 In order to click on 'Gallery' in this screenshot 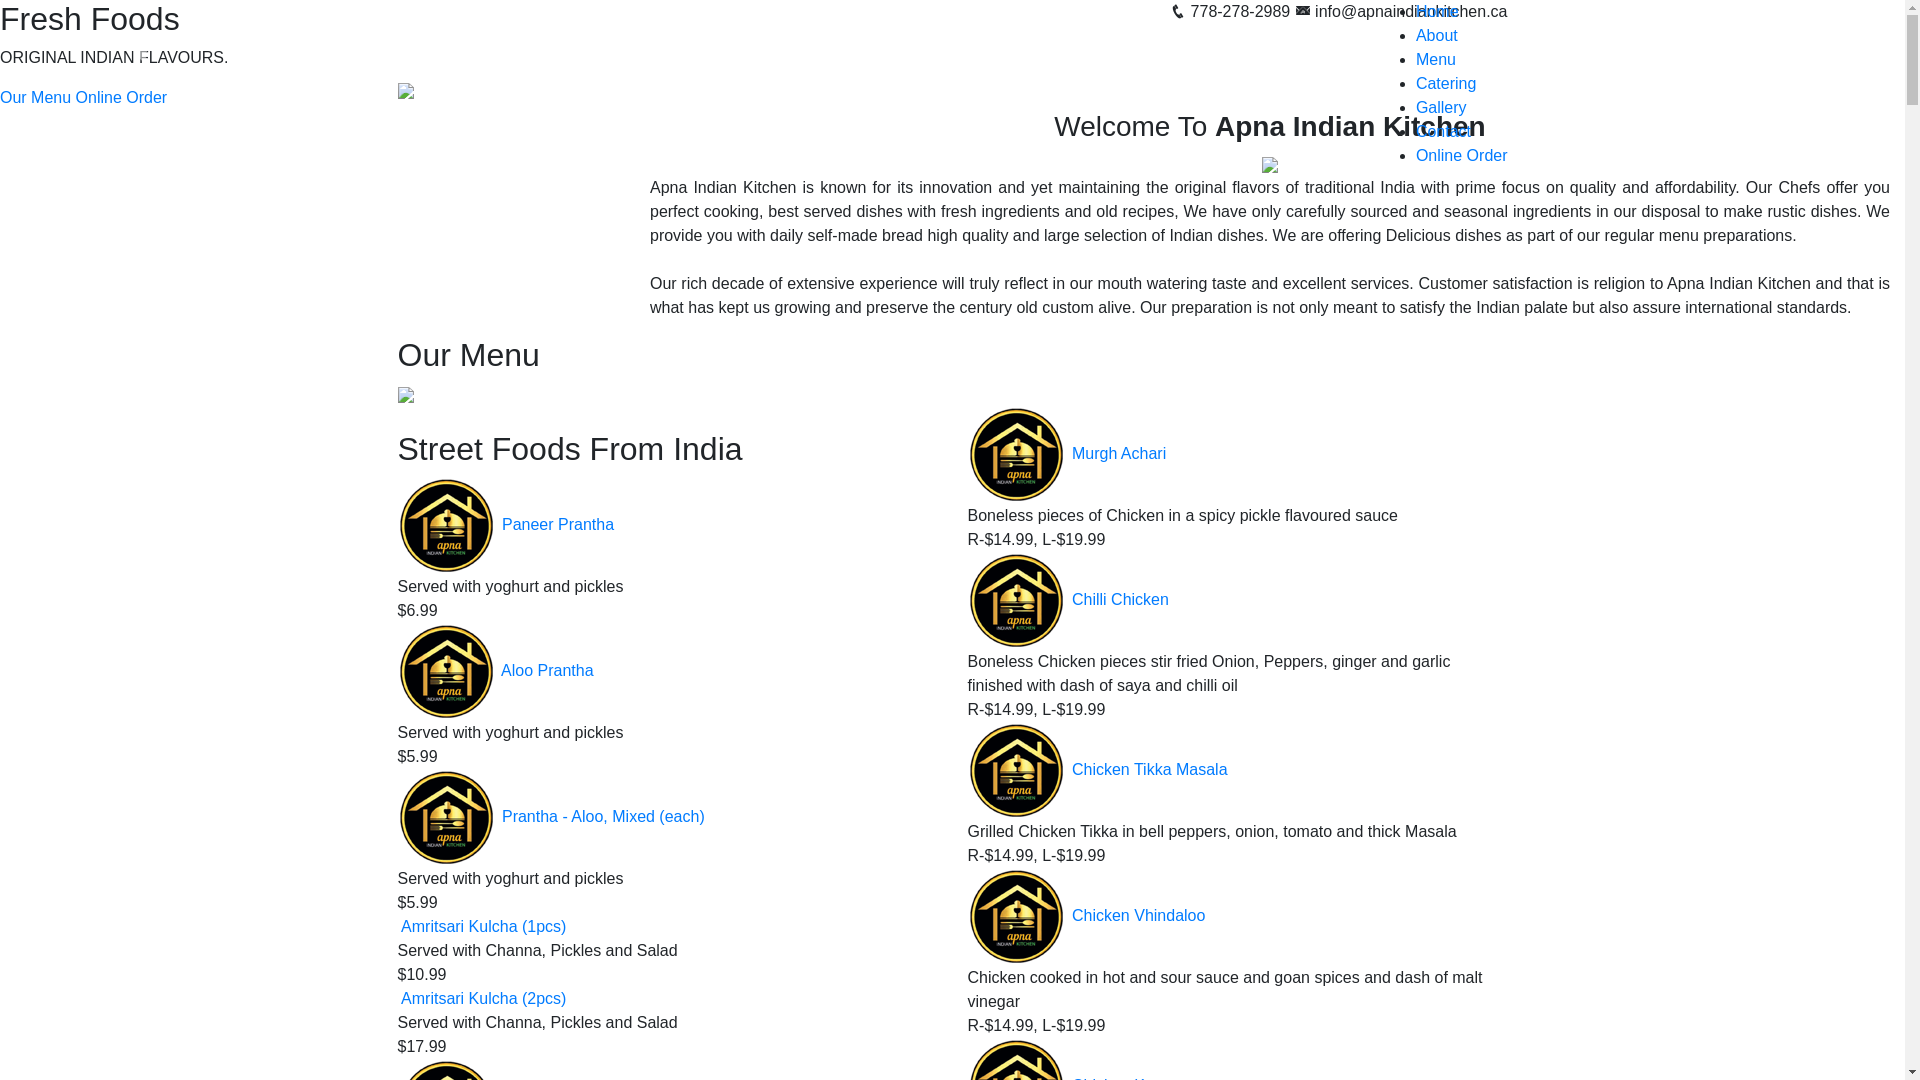, I will do `click(1441, 107)`.